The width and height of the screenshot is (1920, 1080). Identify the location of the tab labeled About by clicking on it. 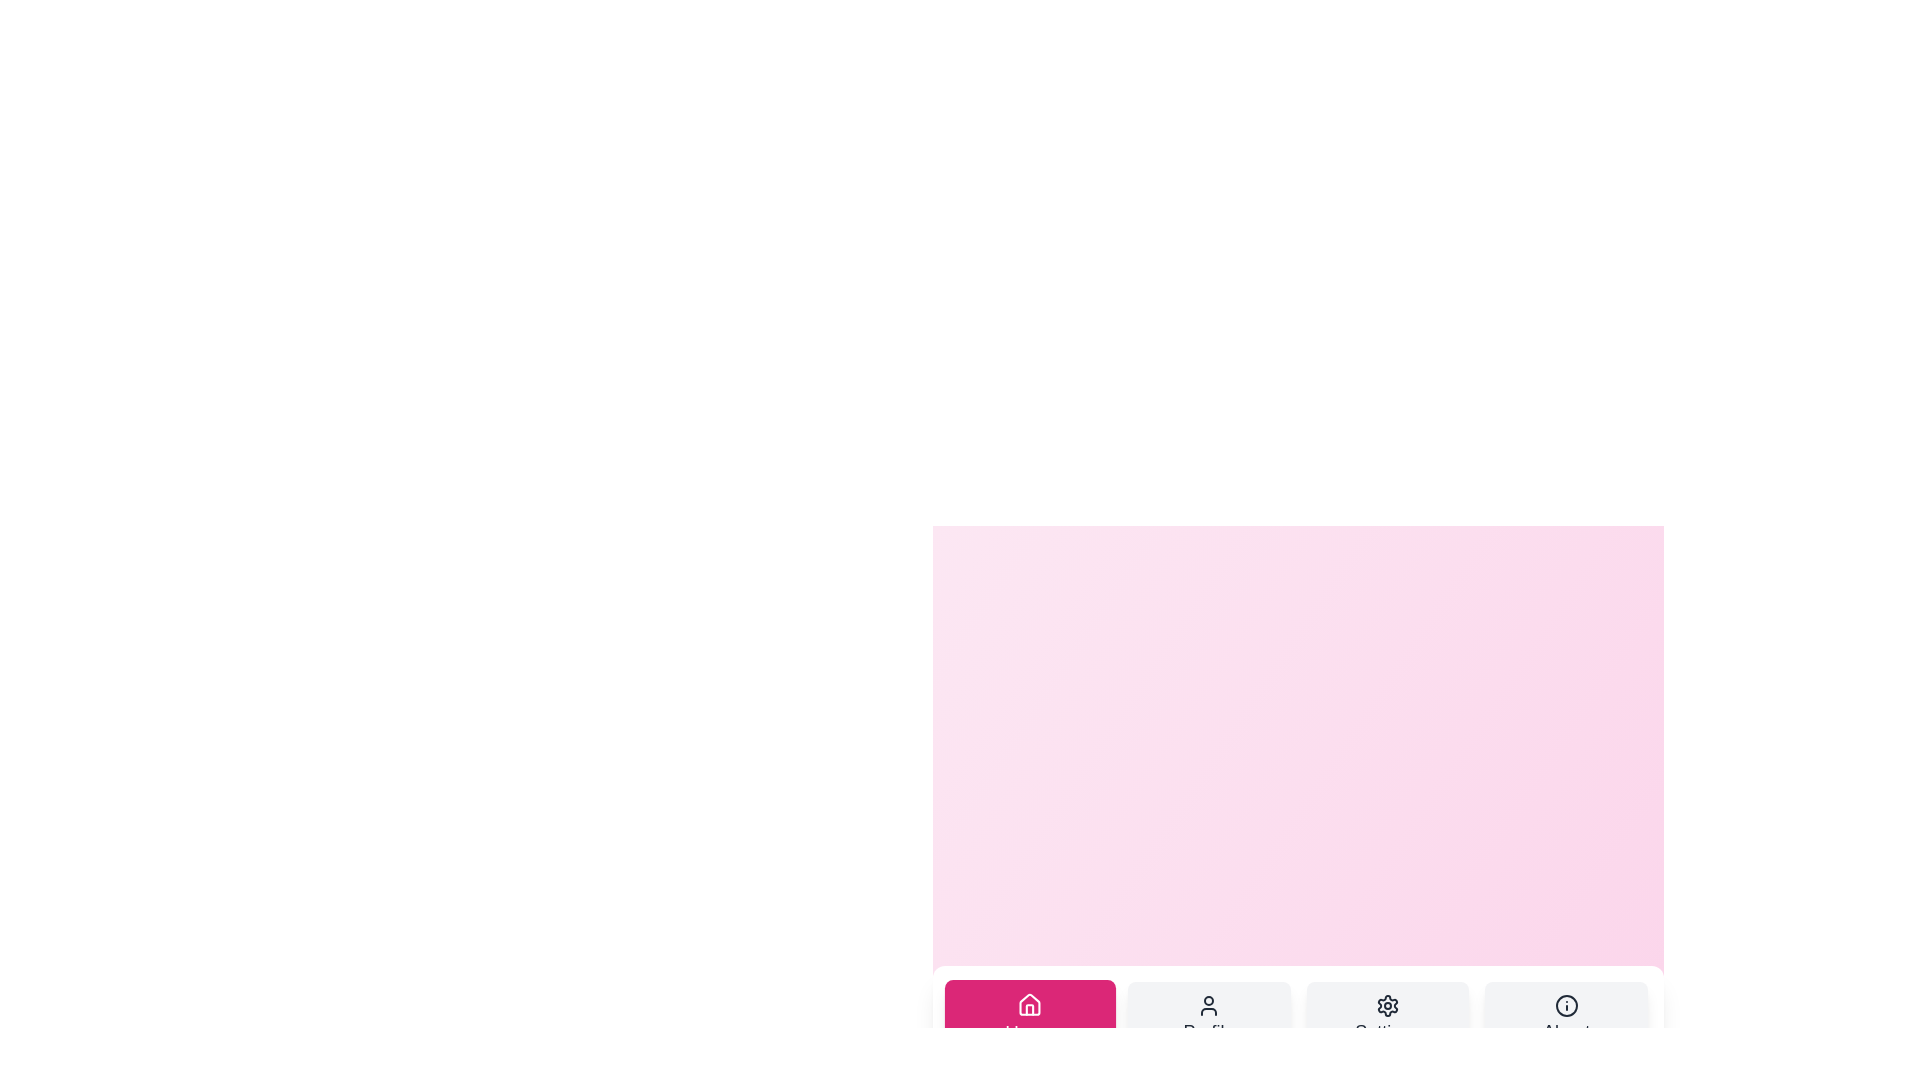
(1565, 1019).